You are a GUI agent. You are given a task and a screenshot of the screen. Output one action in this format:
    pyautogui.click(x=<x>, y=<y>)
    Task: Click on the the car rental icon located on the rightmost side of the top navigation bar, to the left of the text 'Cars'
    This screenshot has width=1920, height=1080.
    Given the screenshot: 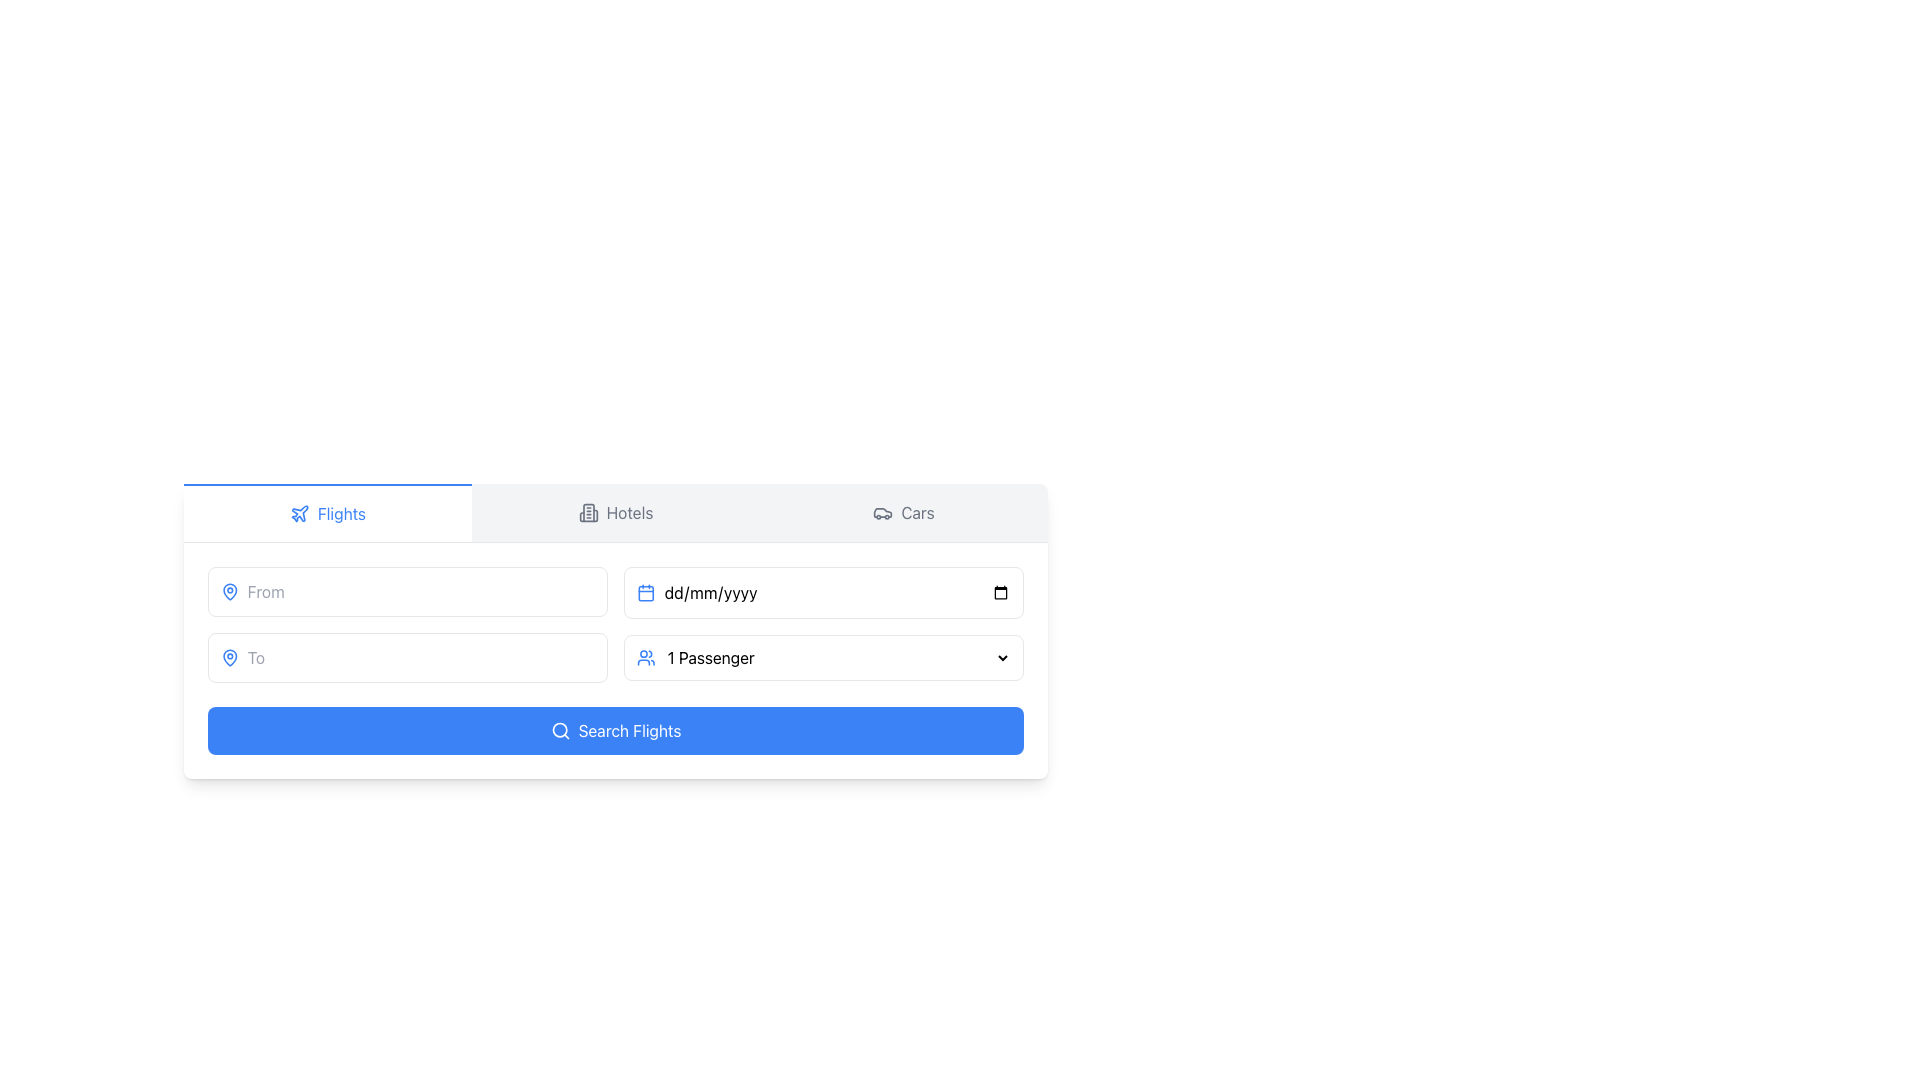 What is the action you would take?
    pyautogui.click(x=882, y=512)
    